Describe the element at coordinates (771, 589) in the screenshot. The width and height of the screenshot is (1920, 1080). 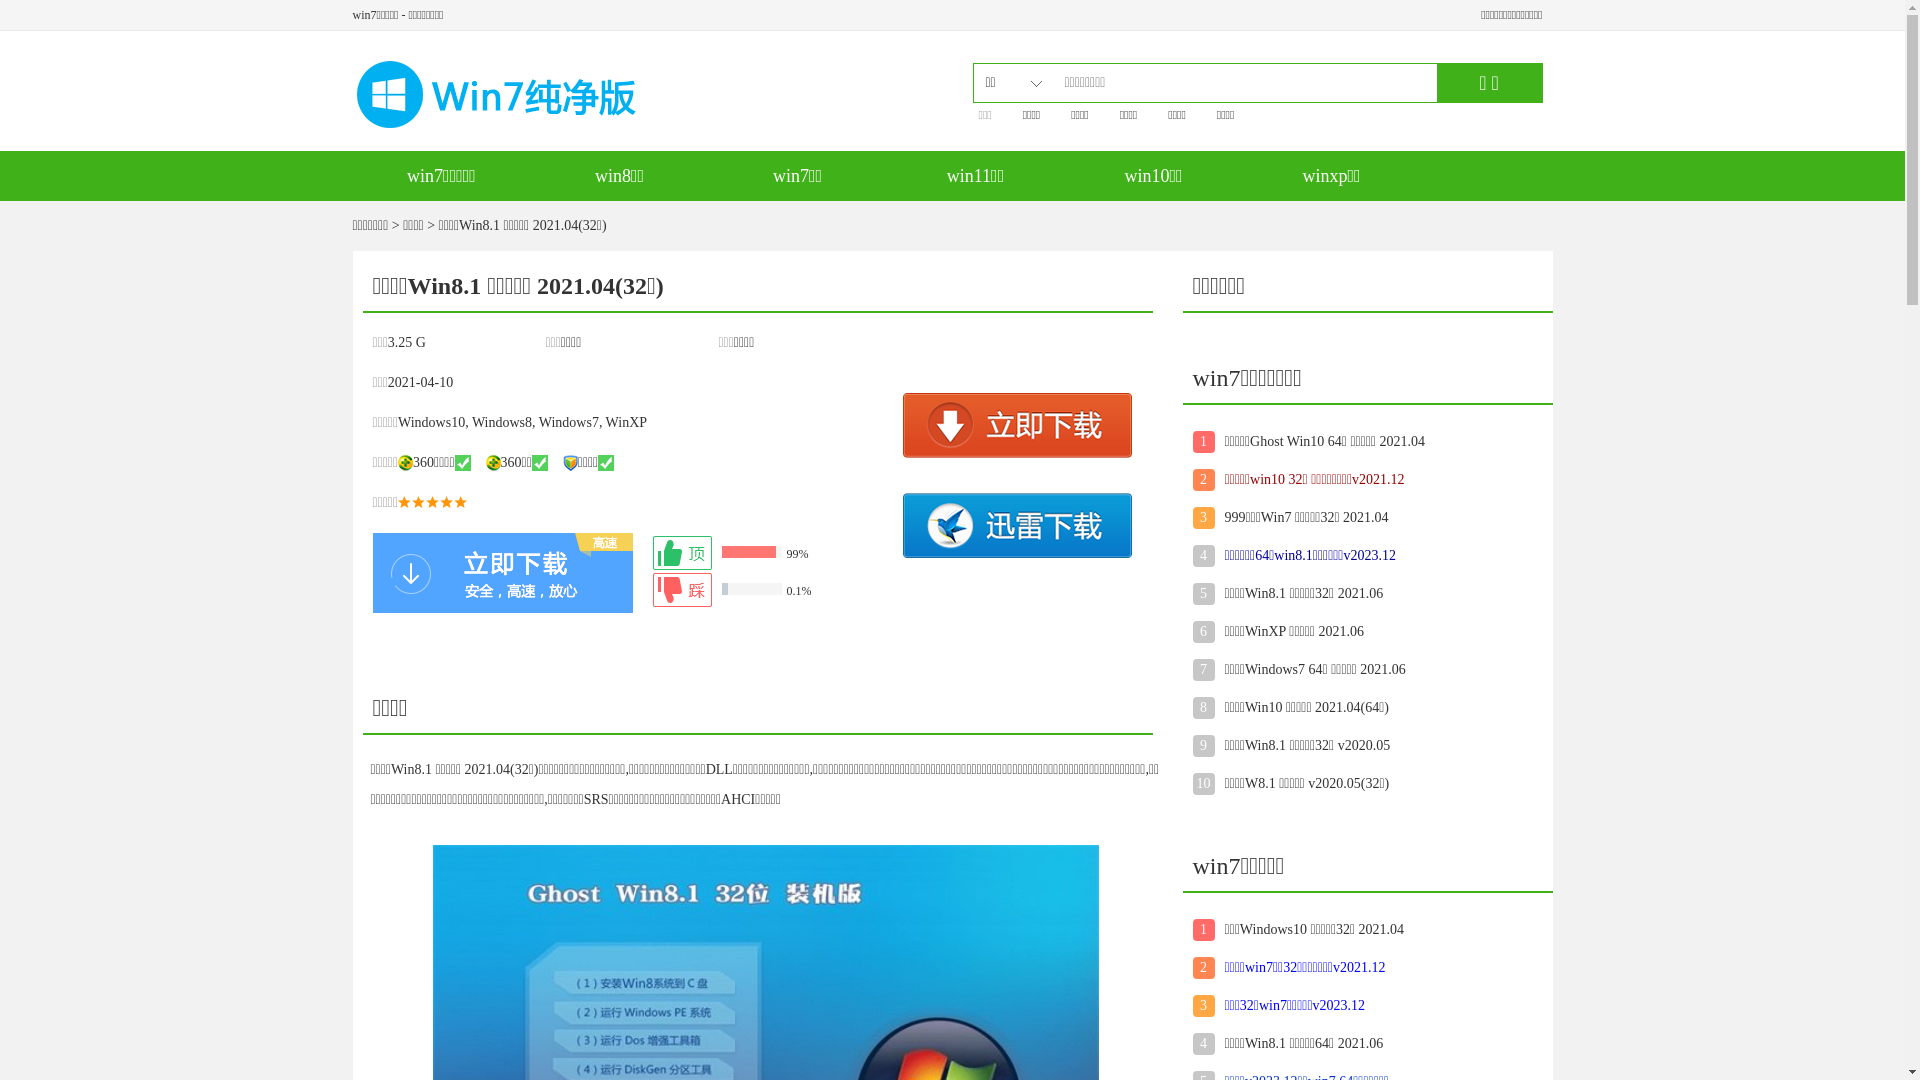
I see `'0.1%'` at that location.